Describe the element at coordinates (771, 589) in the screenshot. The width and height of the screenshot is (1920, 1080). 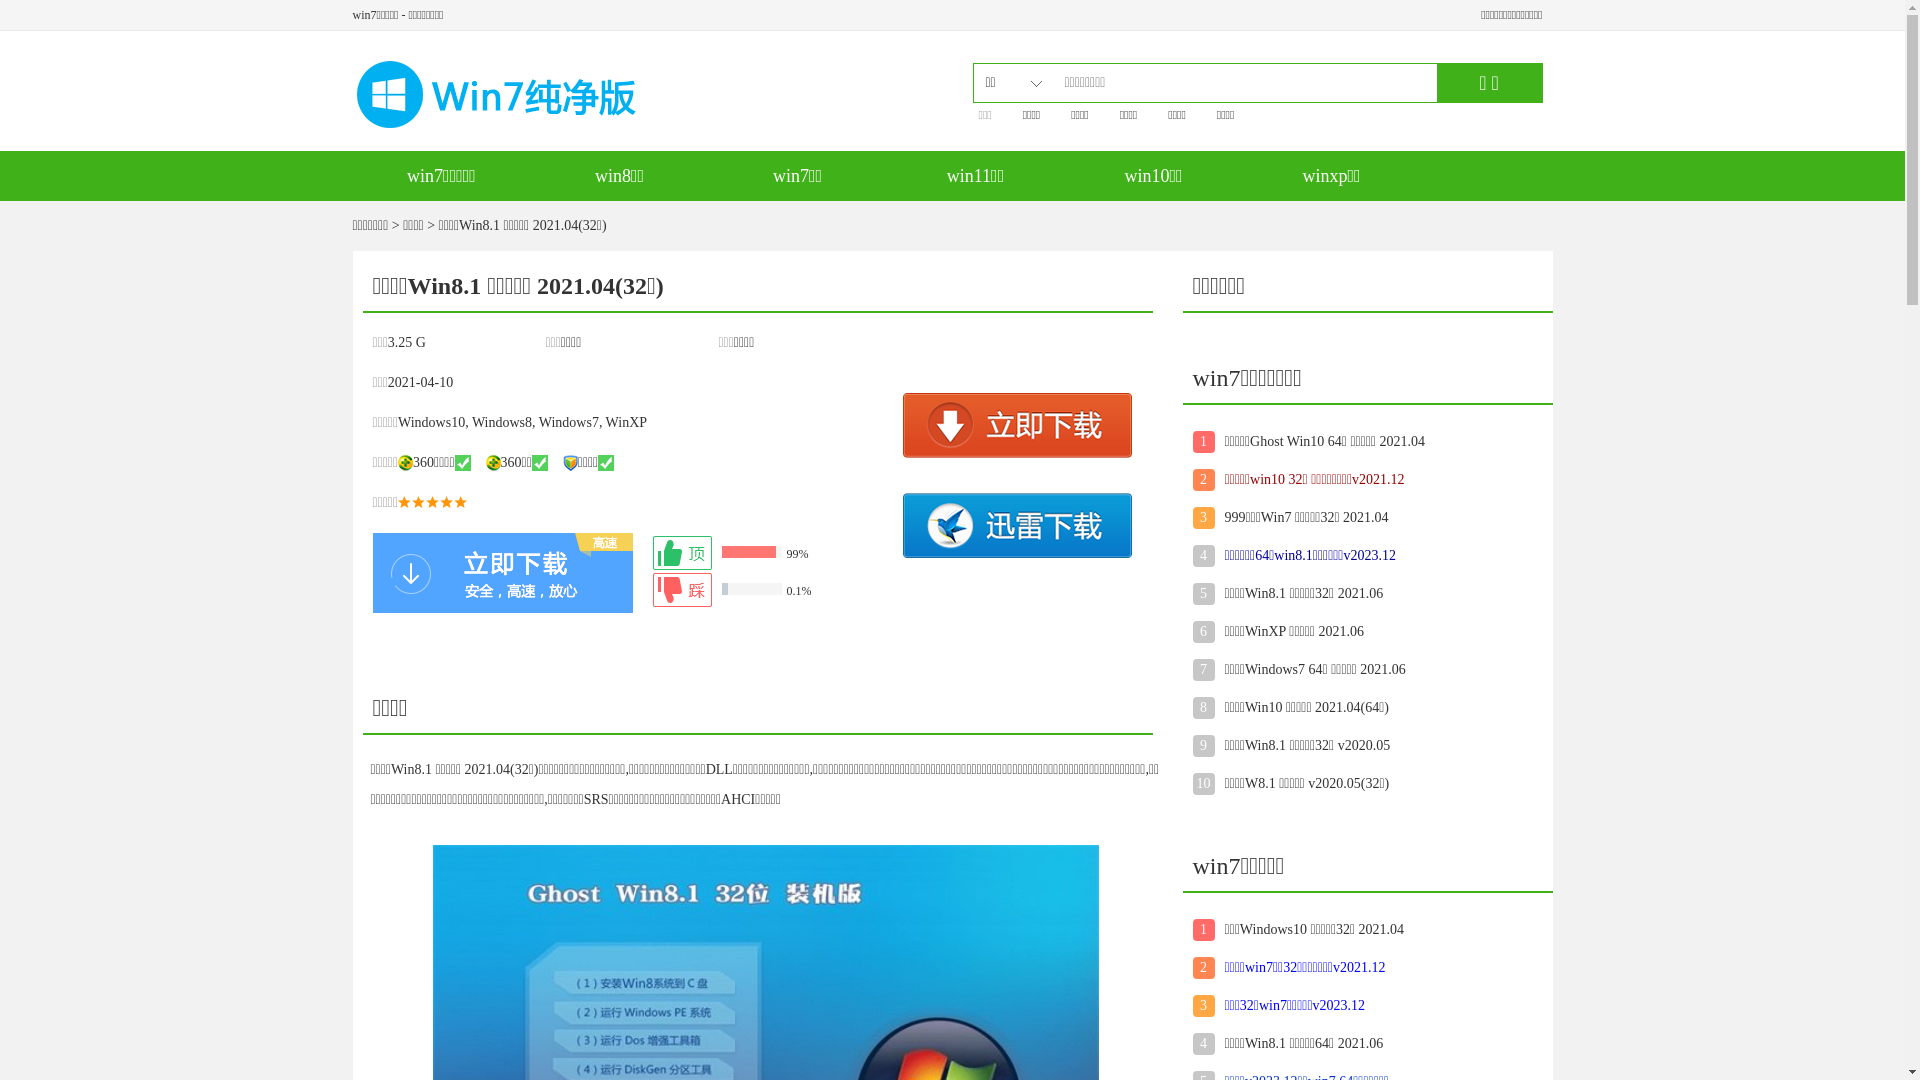
I see `'0.1%'` at that location.